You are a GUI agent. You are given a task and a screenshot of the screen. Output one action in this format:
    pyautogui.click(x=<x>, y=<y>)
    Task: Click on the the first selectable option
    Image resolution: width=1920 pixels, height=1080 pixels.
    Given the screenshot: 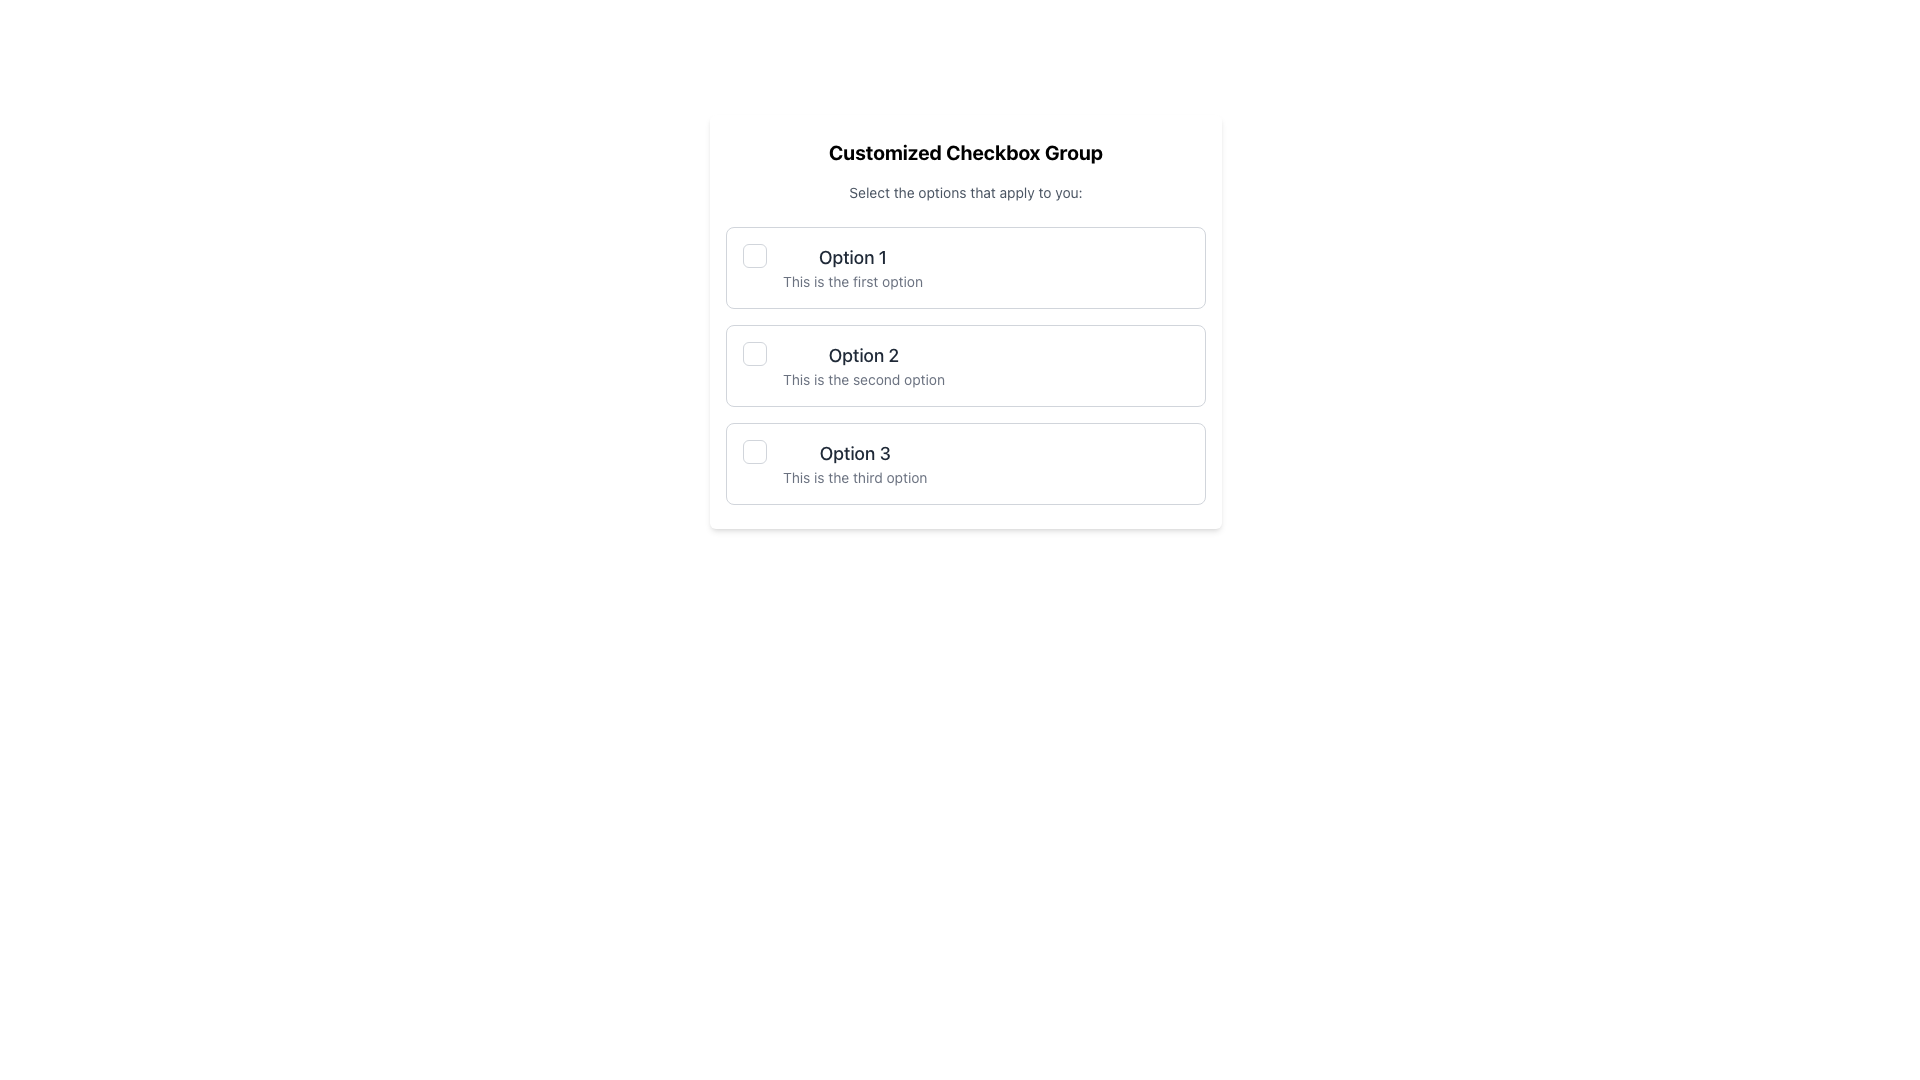 What is the action you would take?
    pyautogui.click(x=965, y=266)
    